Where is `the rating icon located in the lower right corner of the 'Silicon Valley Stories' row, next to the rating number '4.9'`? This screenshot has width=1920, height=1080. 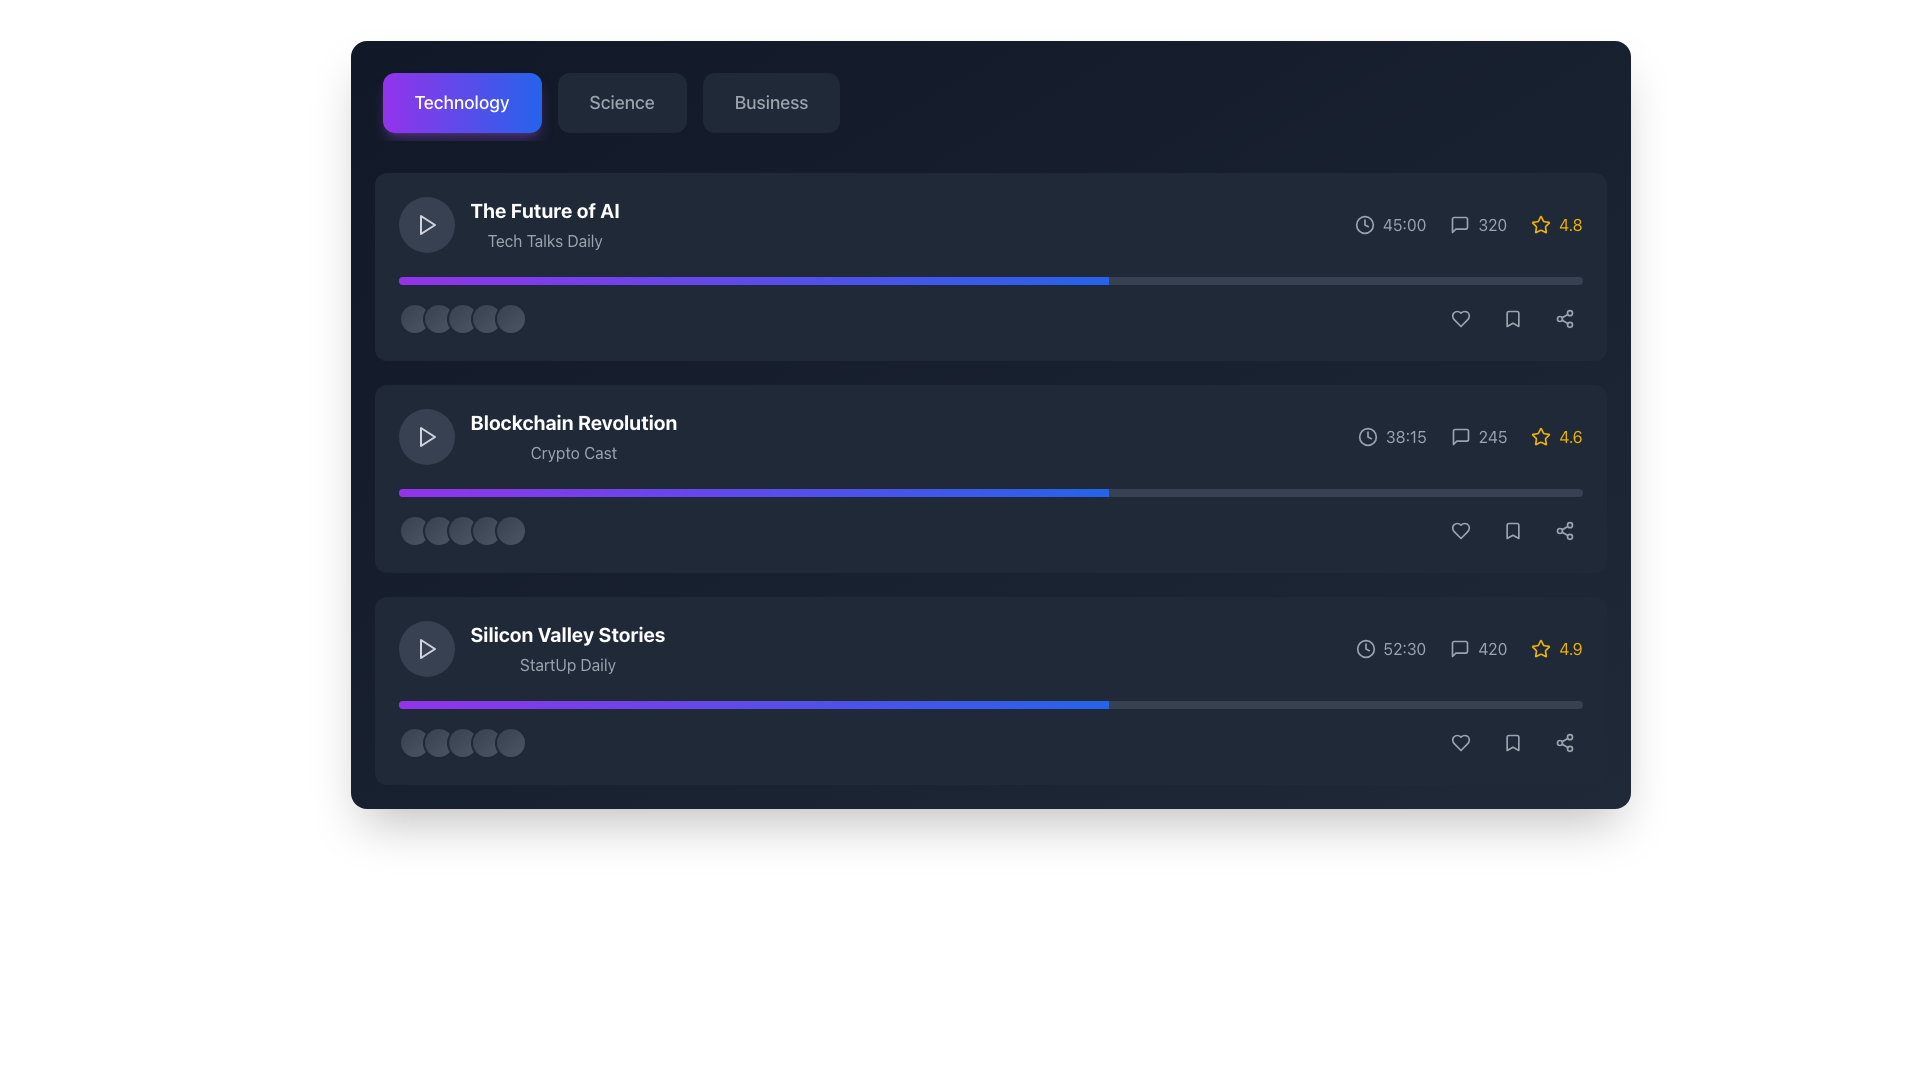
the rating icon located in the lower right corner of the 'Silicon Valley Stories' row, next to the rating number '4.9' is located at coordinates (1540, 648).